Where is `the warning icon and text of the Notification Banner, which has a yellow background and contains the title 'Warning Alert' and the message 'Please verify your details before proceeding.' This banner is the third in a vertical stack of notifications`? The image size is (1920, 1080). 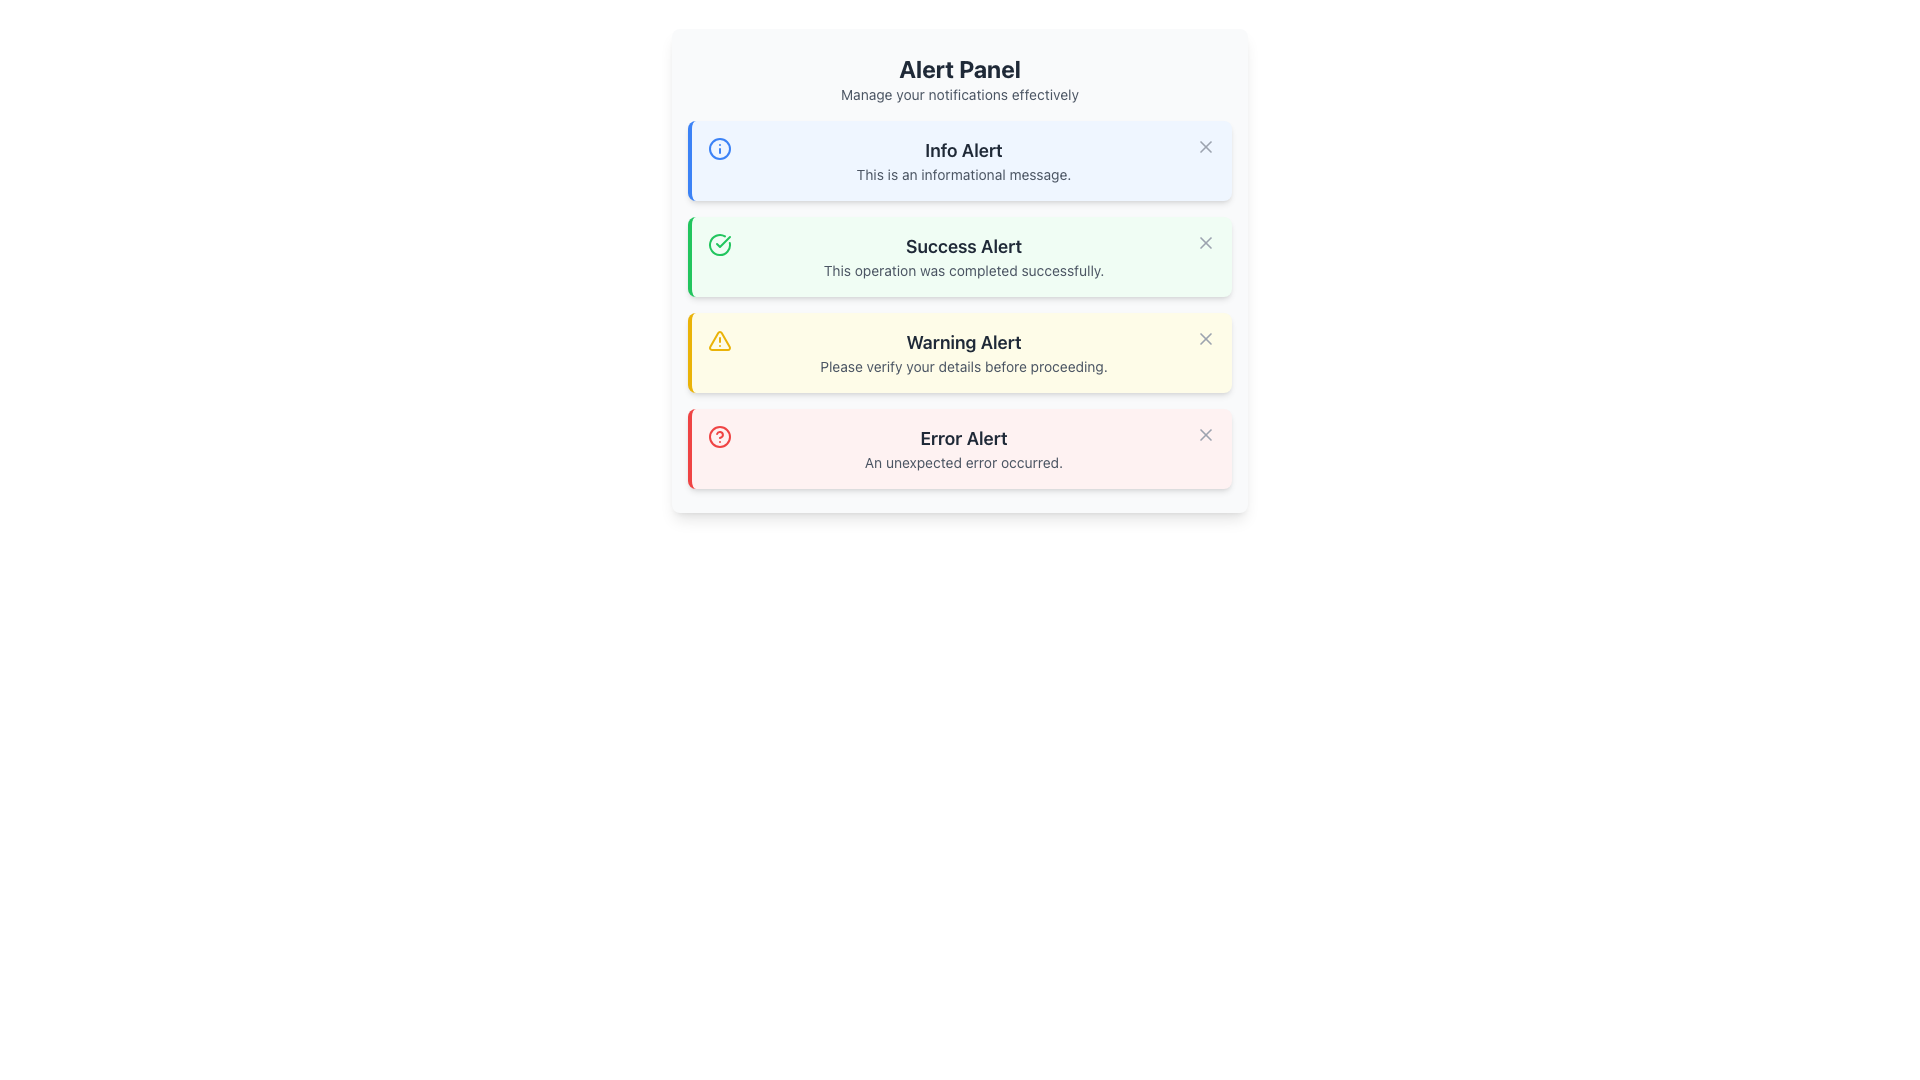
the warning icon and text of the Notification Banner, which has a yellow background and contains the title 'Warning Alert' and the message 'Please verify your details before proceeding.' This banner is the third in a vertical stack of notifications is located at coordinates (960, 352).